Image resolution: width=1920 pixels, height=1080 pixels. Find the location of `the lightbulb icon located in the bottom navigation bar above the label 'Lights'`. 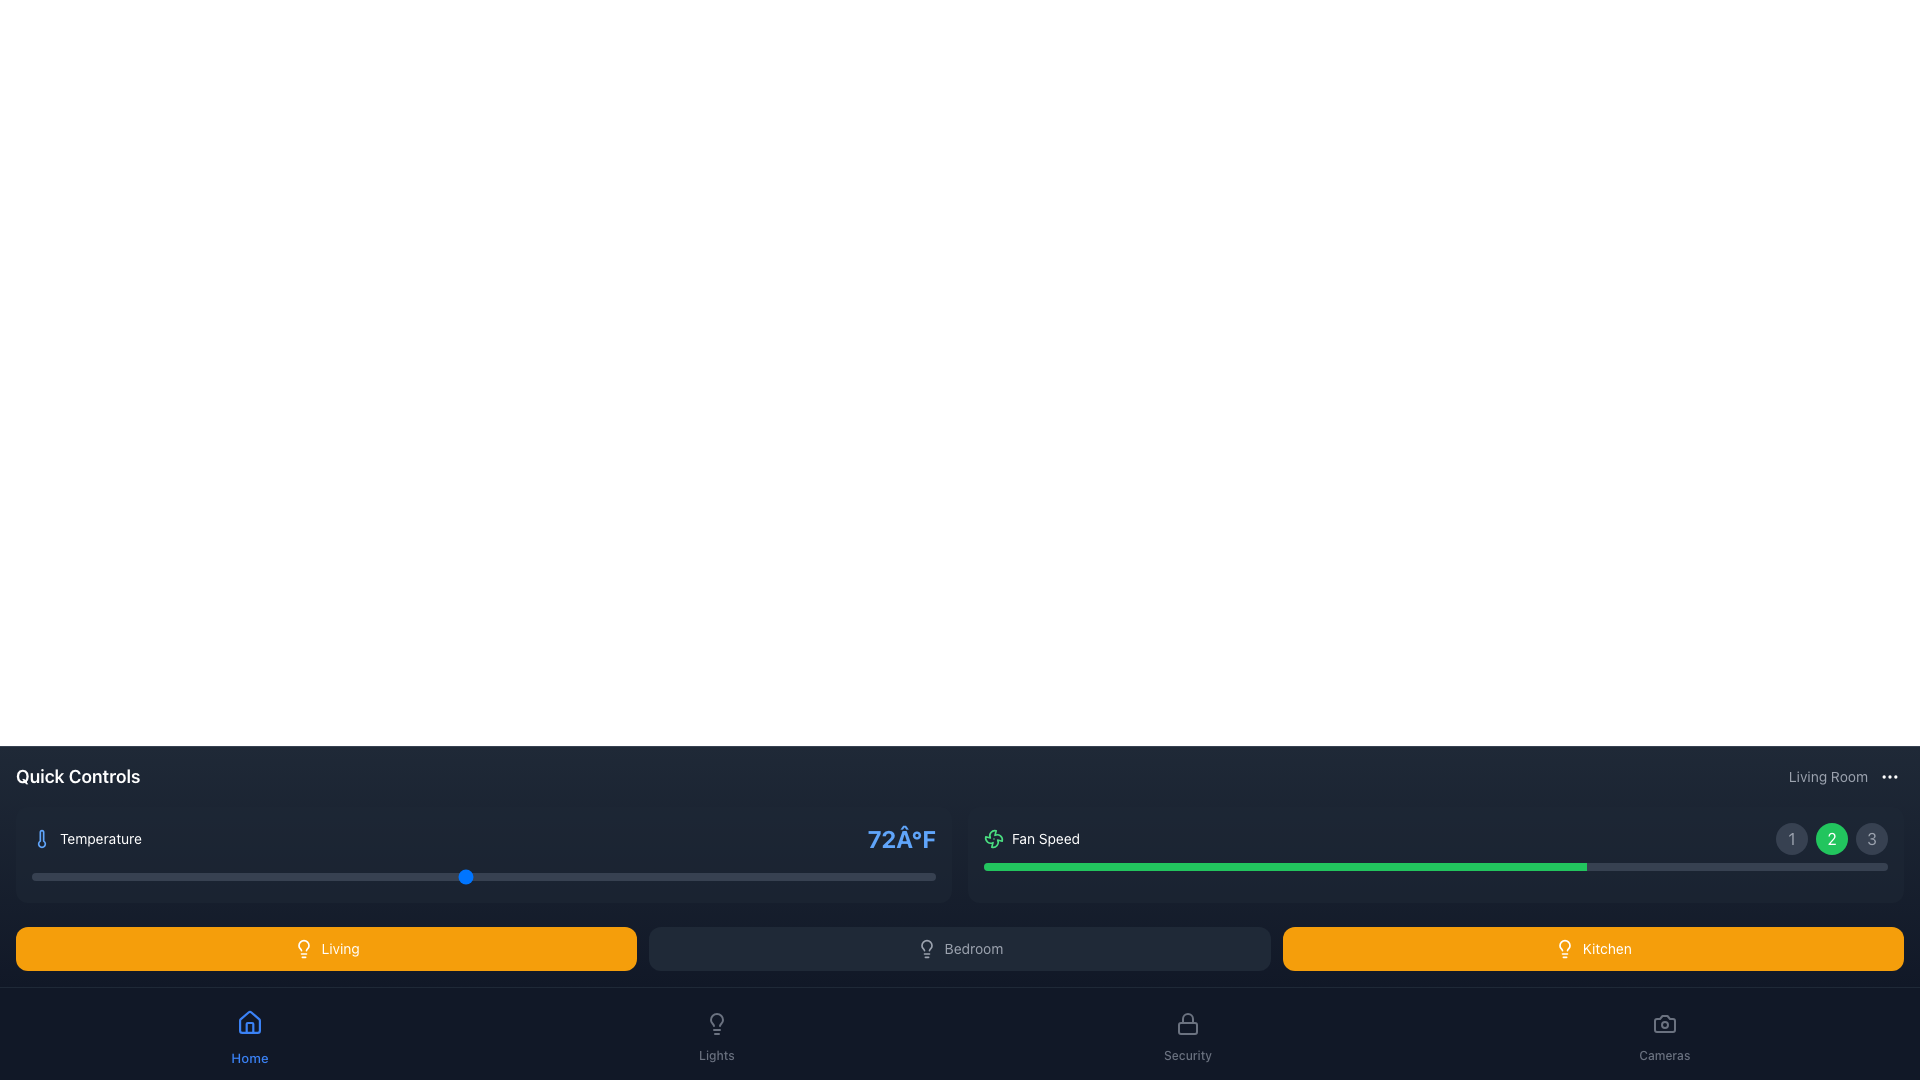

the lightbulb icon located in the bottom navigation bar above the label 'Lights' is located at coordinates (716, 1023).